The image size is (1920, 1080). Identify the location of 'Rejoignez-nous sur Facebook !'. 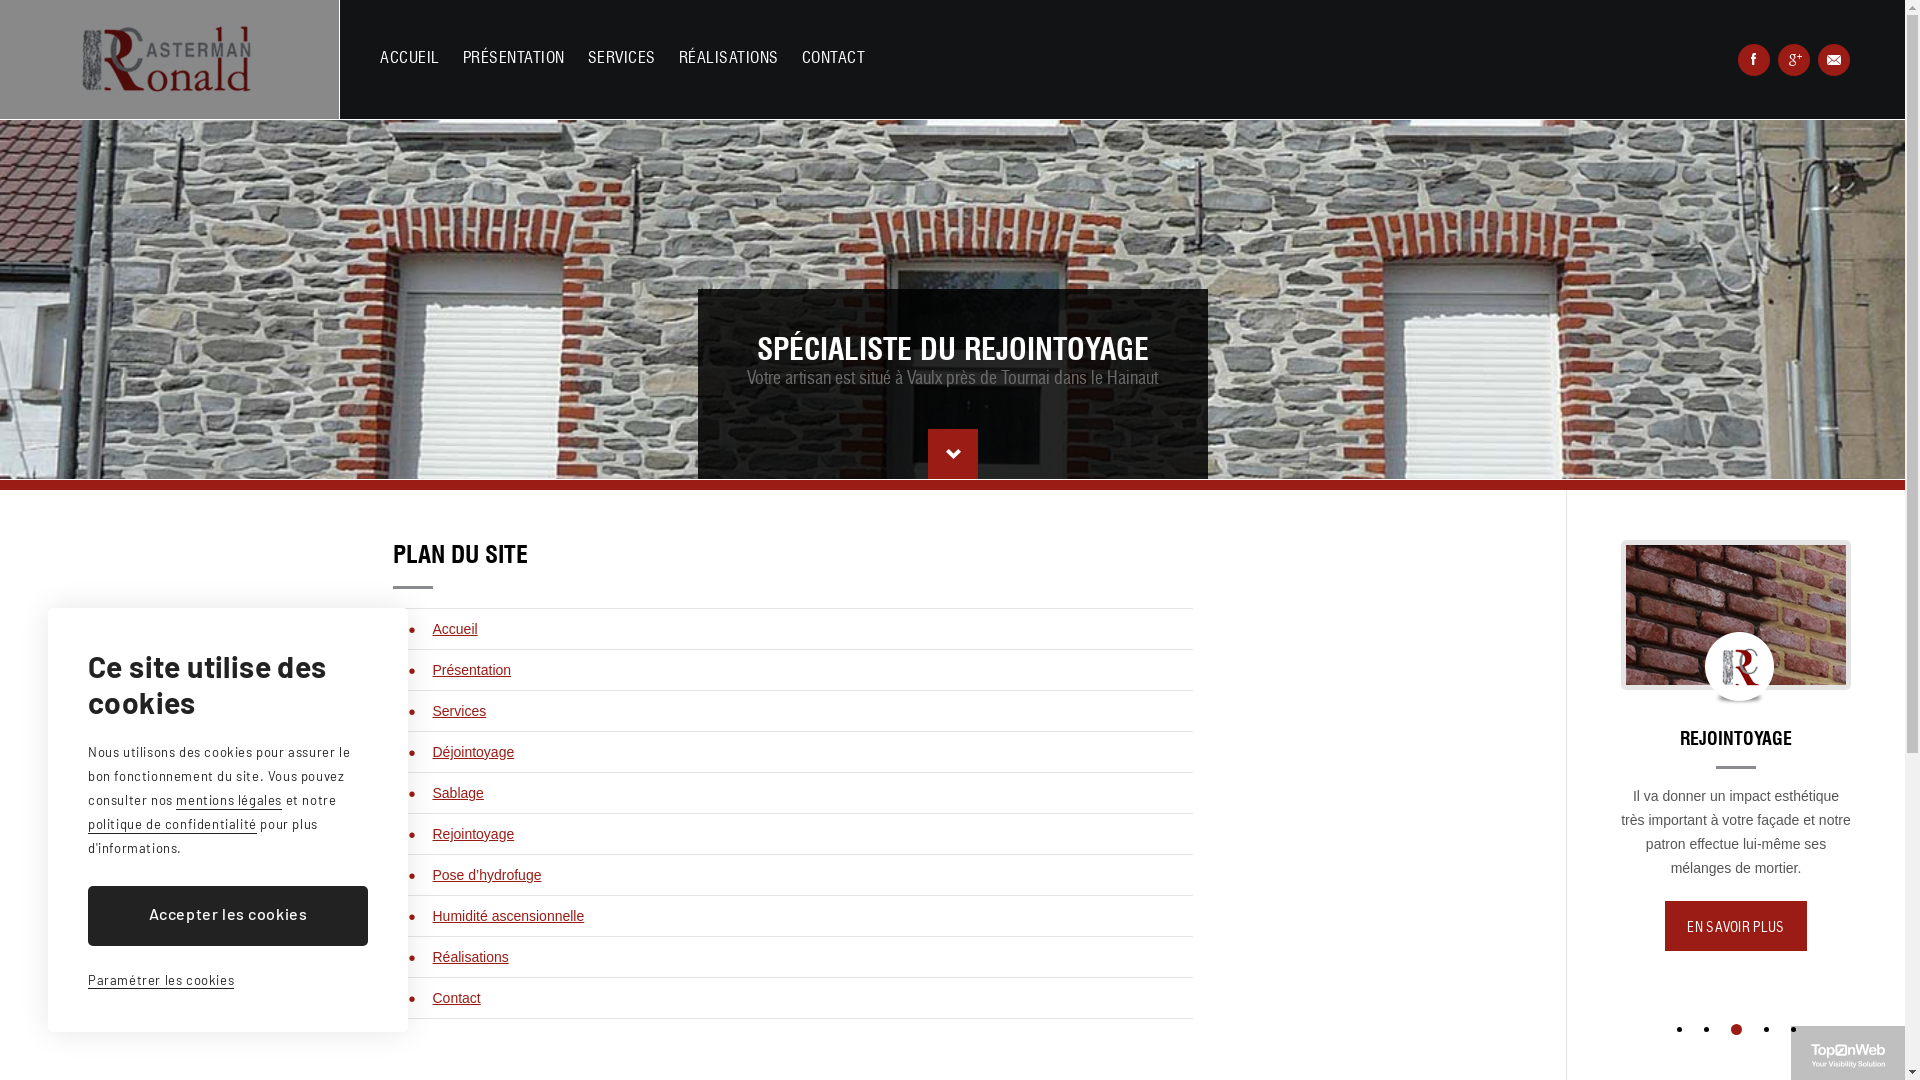
(1752, 59).